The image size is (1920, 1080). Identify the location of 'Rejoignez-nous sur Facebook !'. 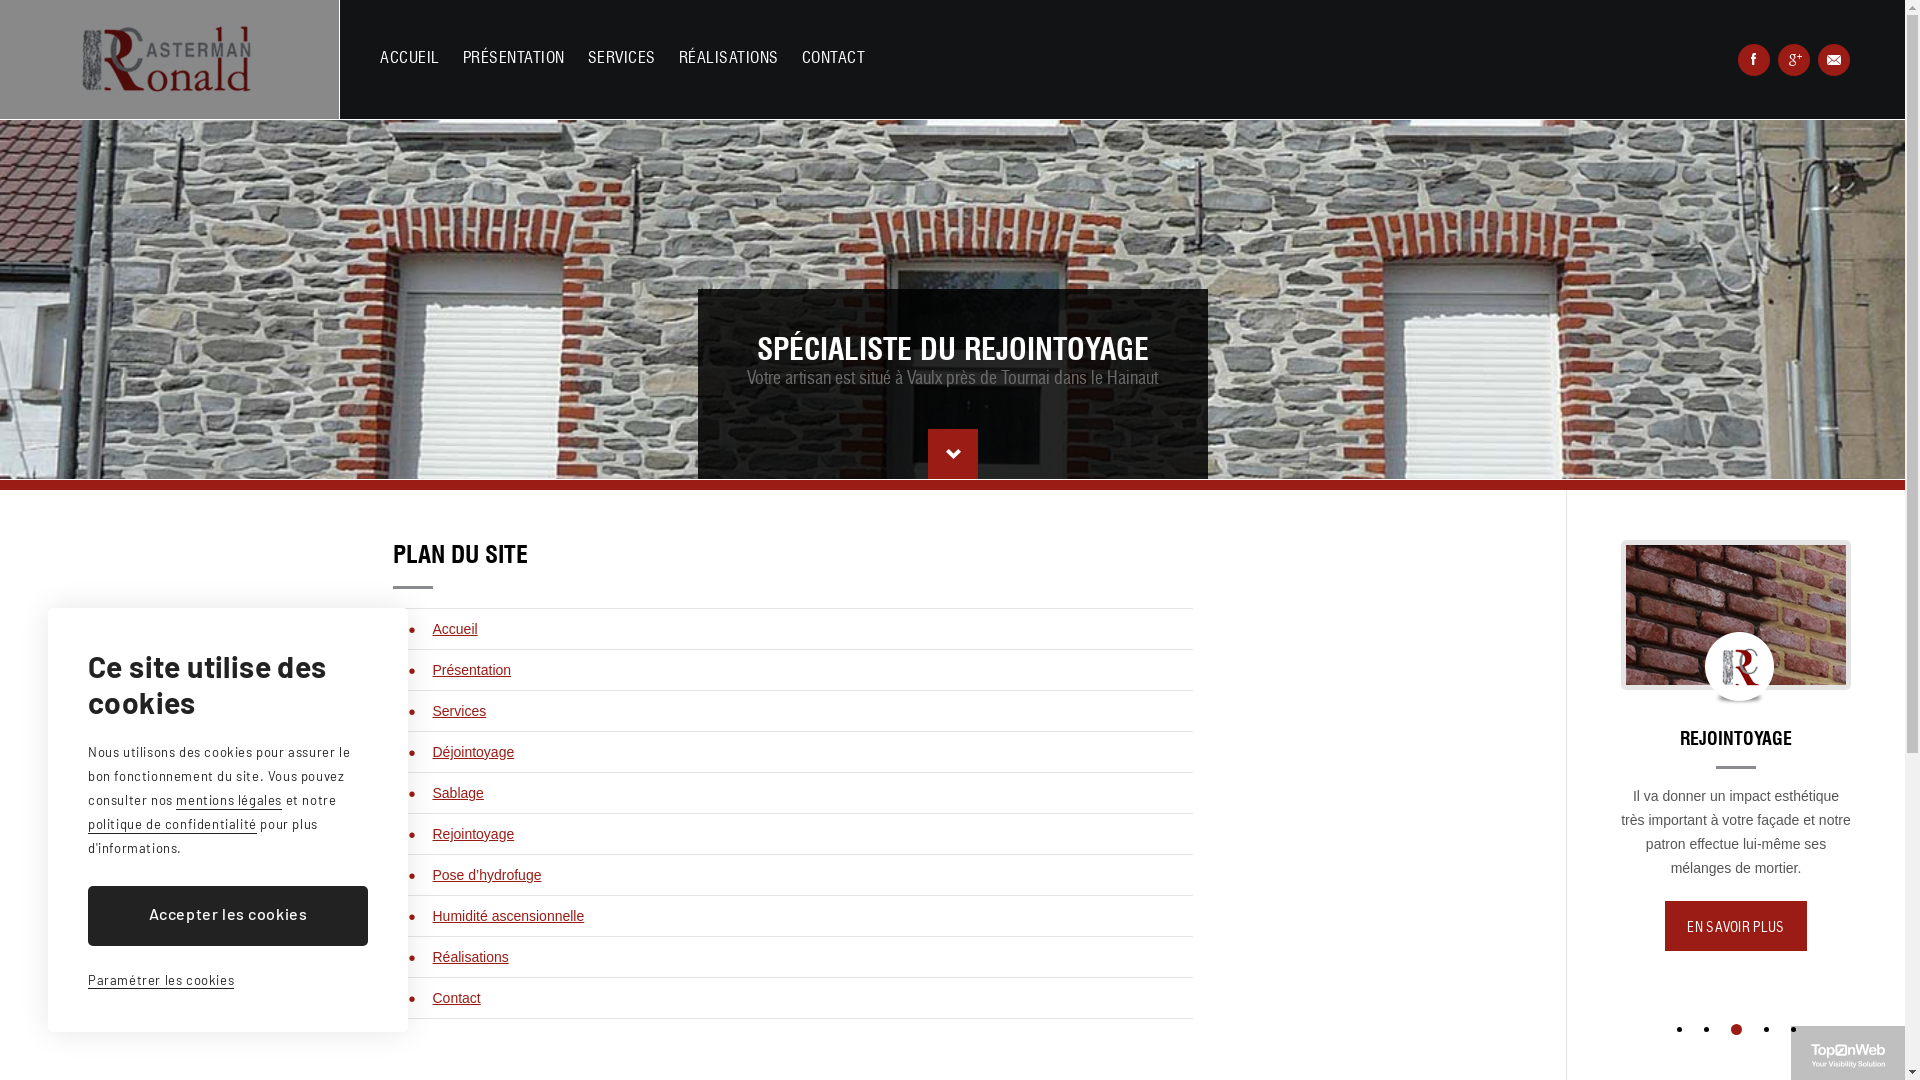
(1752, 59).